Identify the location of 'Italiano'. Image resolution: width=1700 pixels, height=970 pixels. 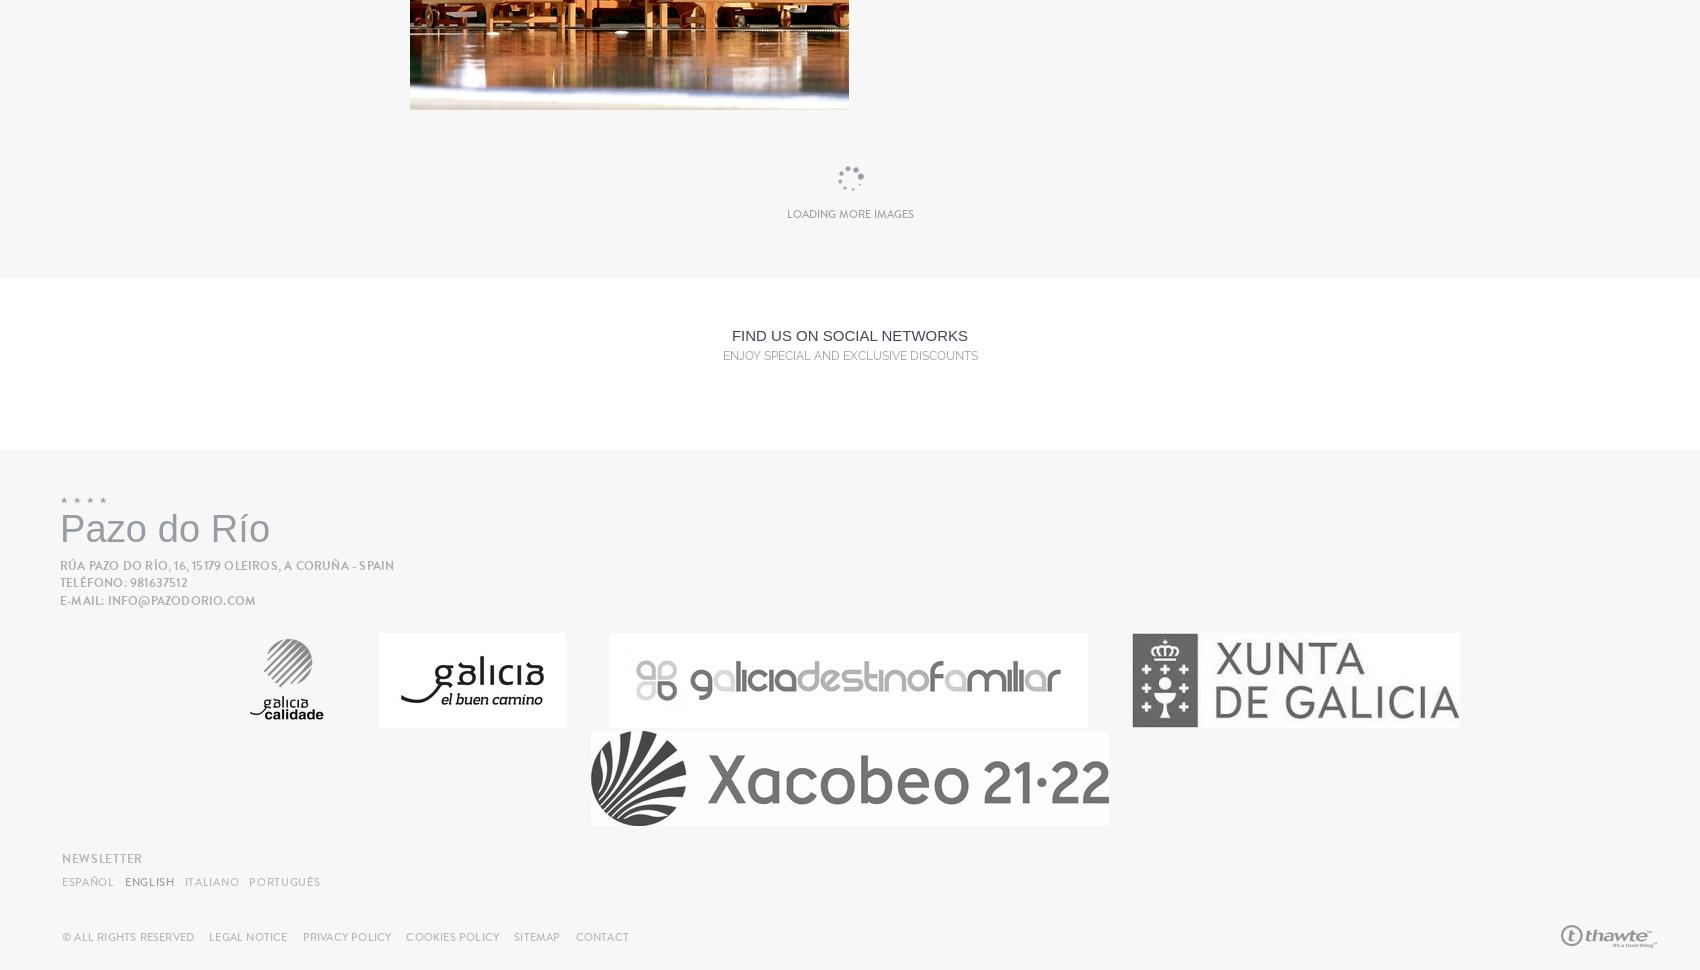
(210, 881).